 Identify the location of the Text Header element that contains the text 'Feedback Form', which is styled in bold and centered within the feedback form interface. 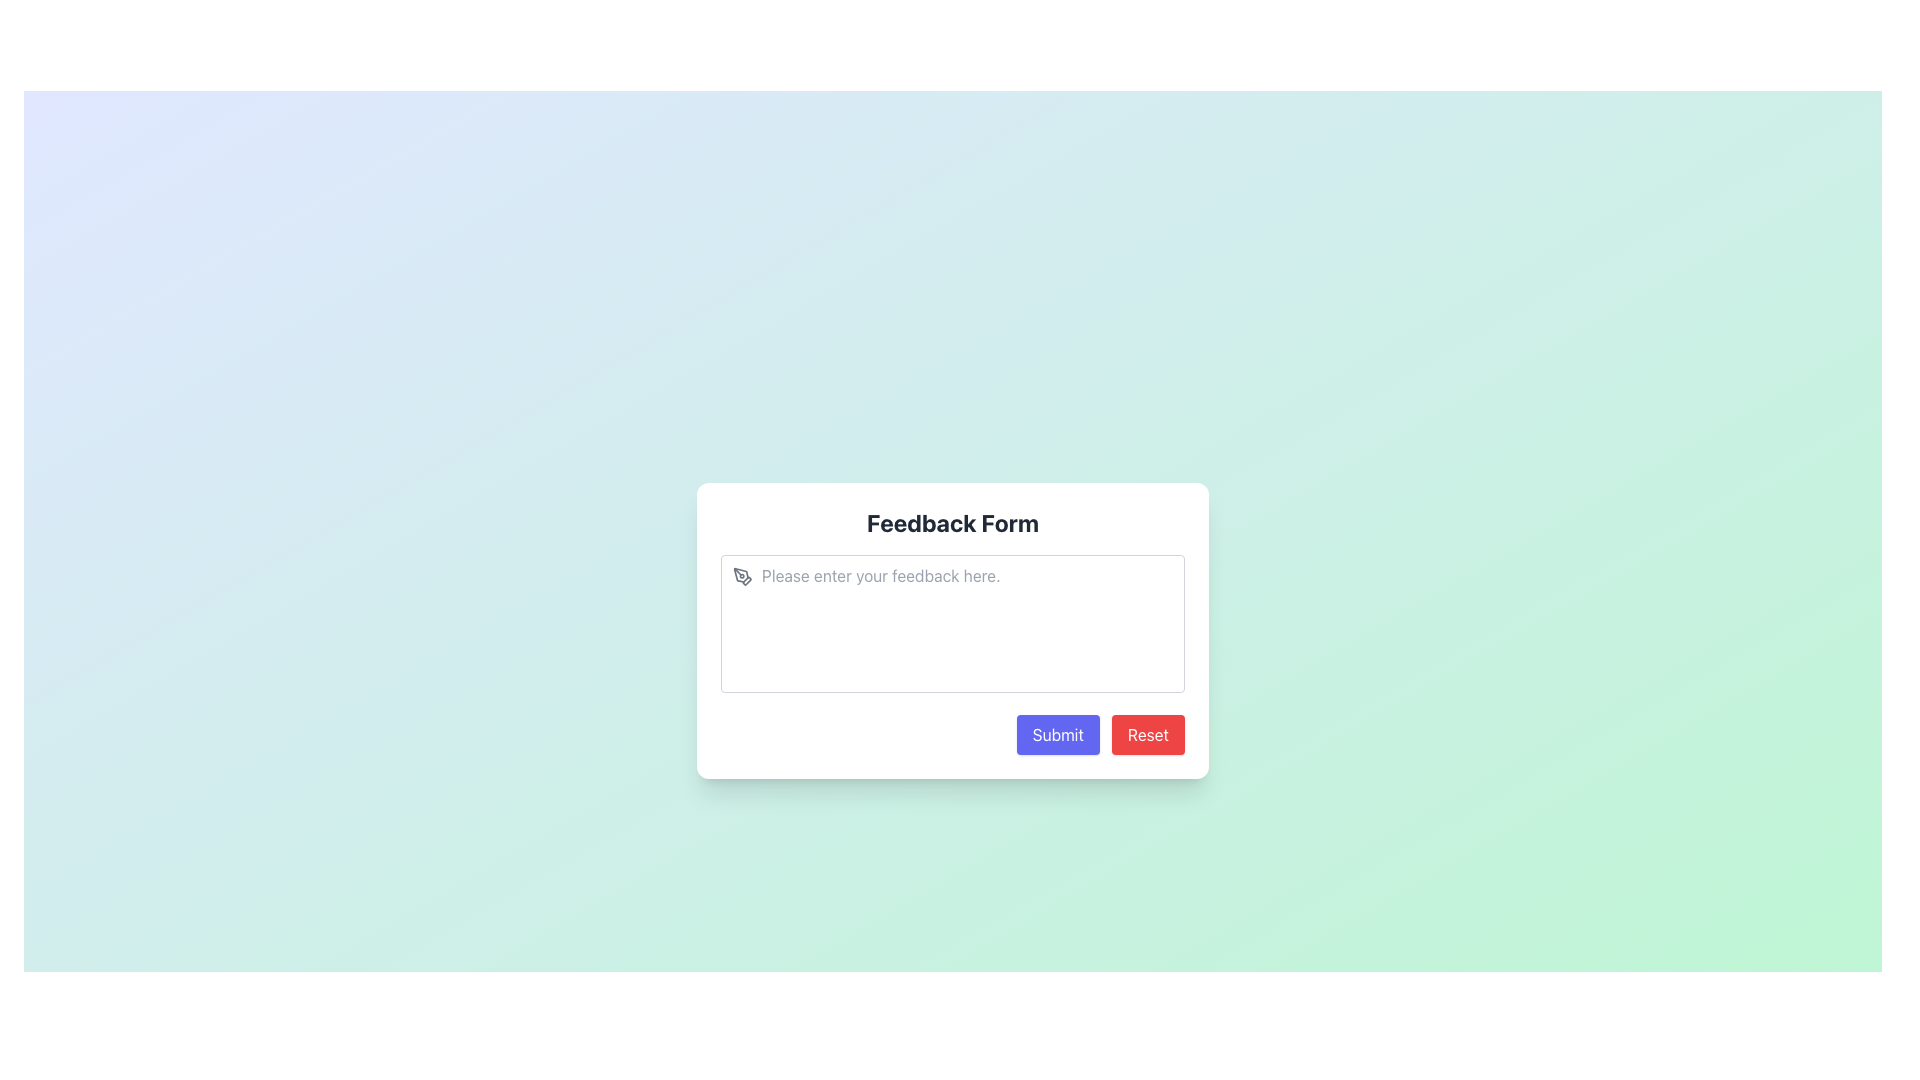
(952, 522).